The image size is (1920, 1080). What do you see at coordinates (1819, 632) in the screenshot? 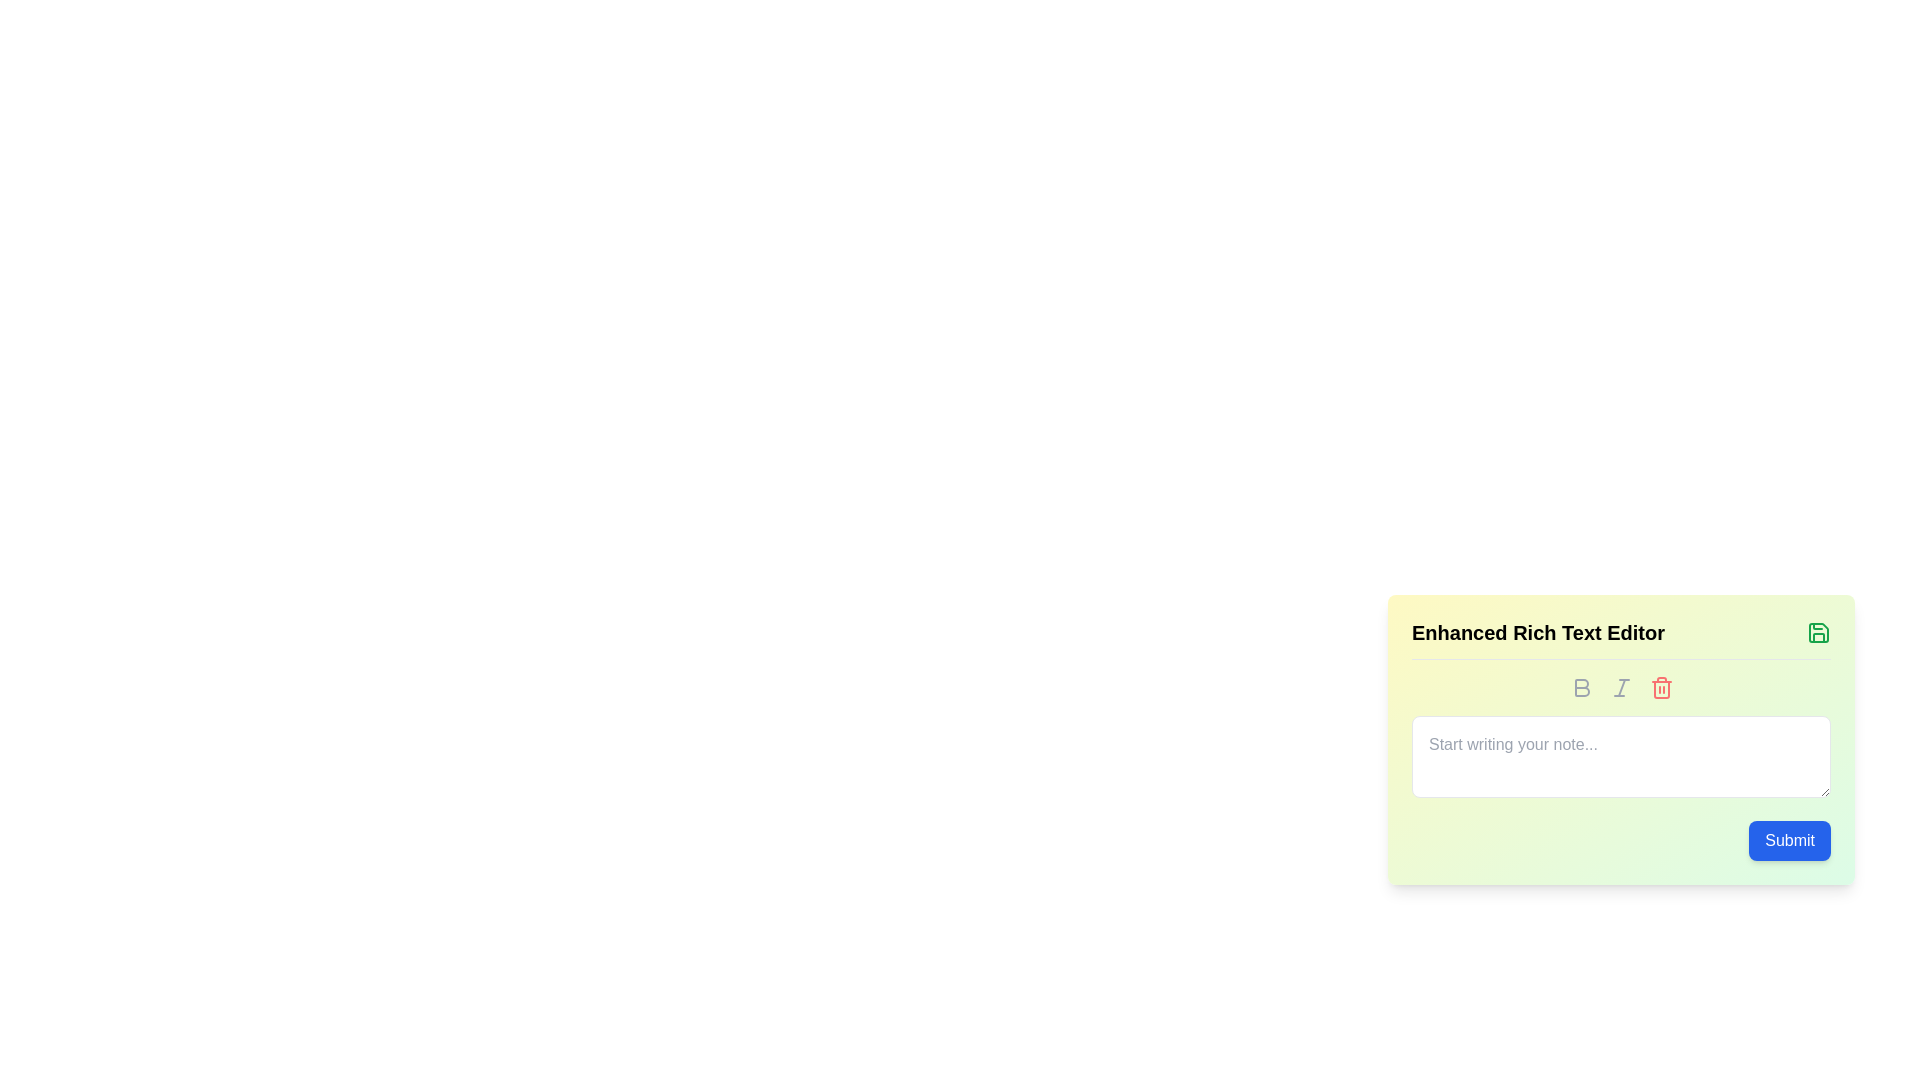
I see `the save button located at the far right of the header in the Enhanced Rich Text Editor` at bounding box center [1819, 632].